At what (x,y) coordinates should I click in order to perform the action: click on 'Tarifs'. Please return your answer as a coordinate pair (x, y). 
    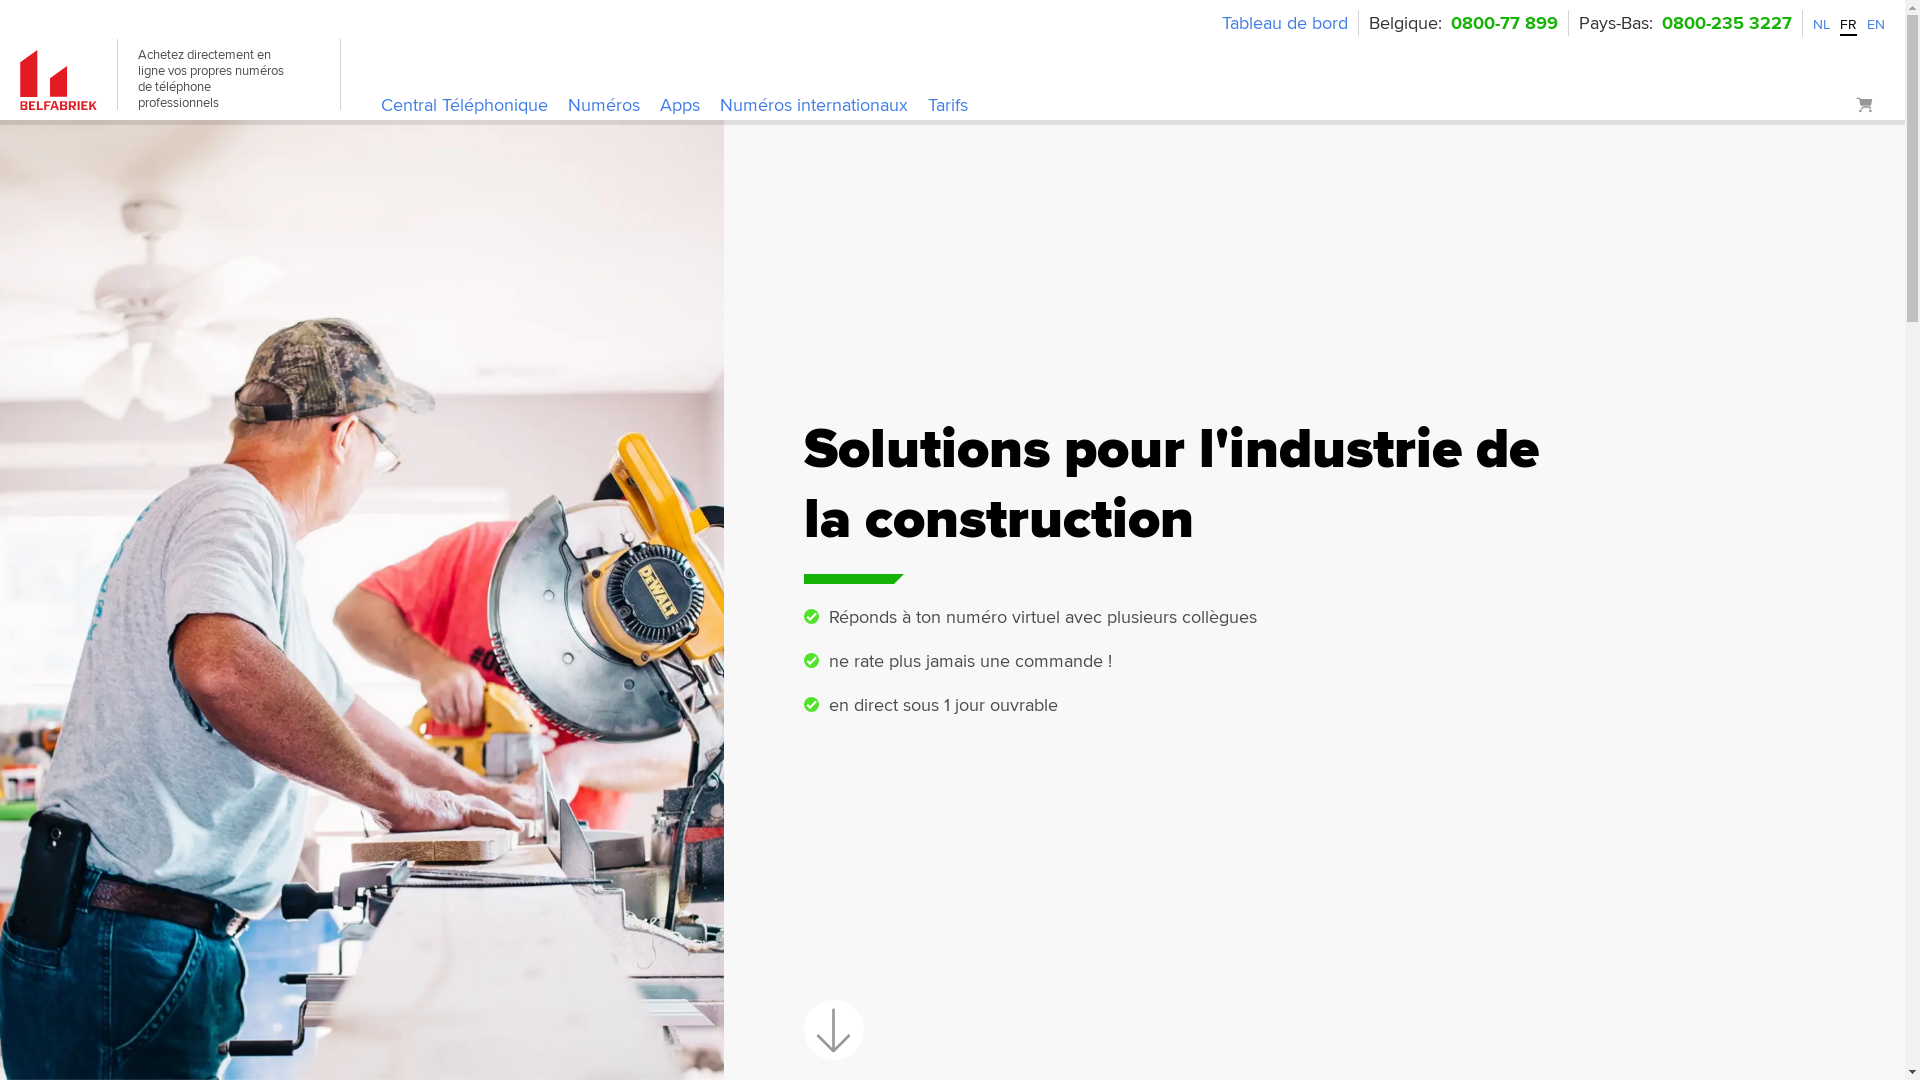
    Looking at the image, I should click on (947, 106).